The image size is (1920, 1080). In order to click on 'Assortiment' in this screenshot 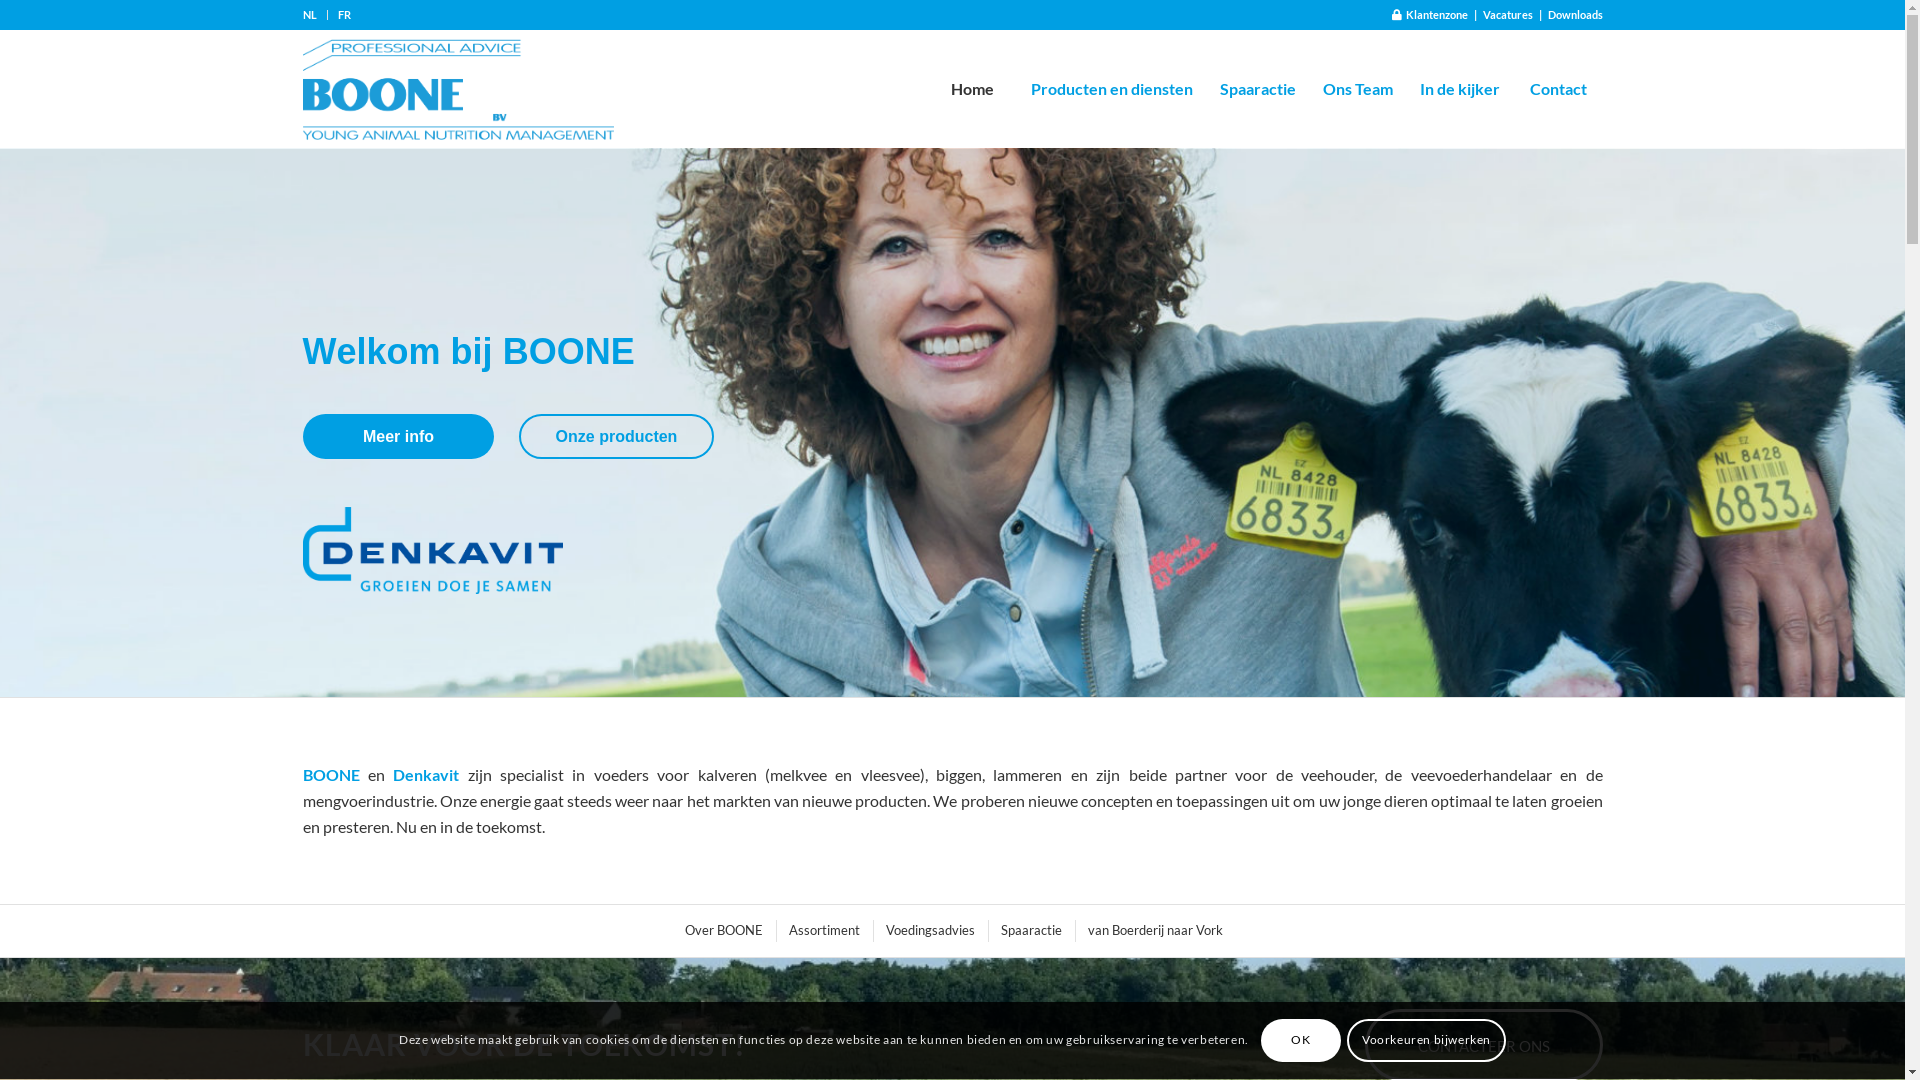, I will do `click(822, 930)`.